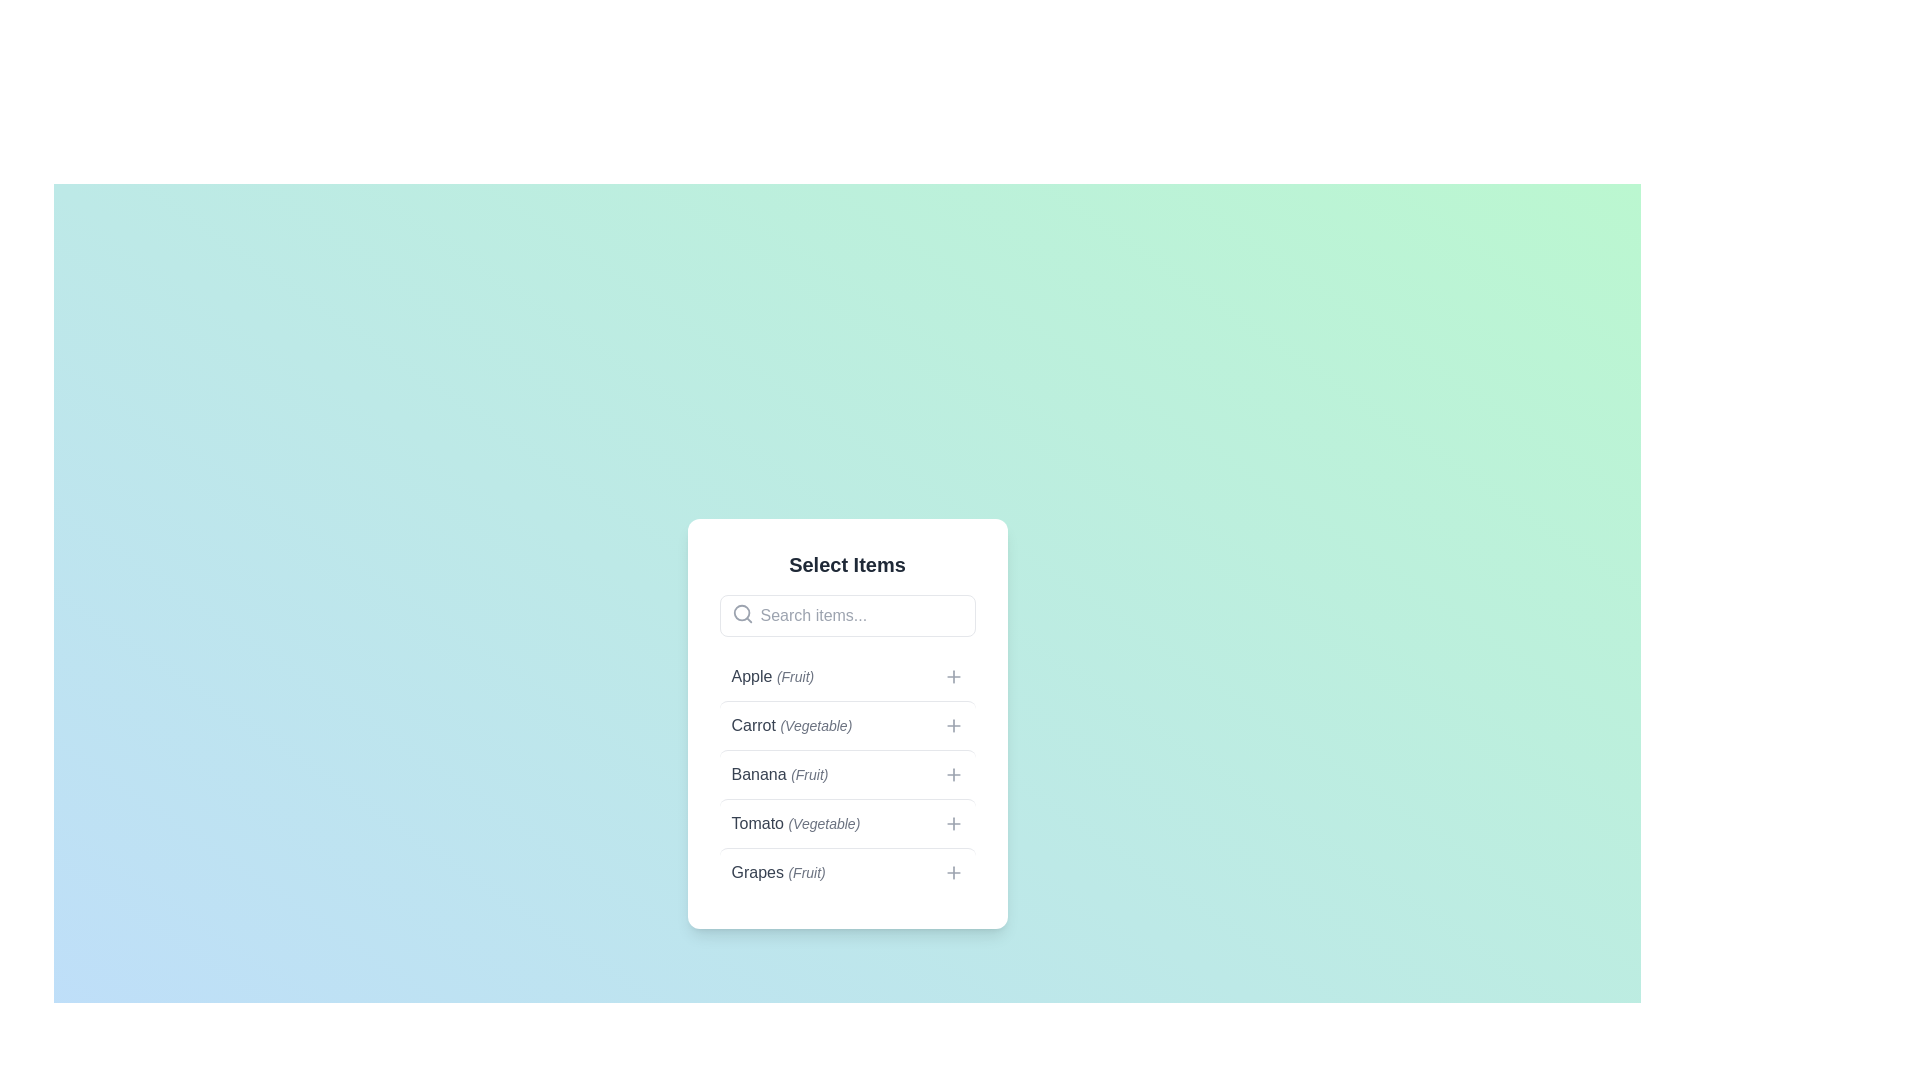 The height and width of the screenshot is (1080, 1920). Describe the element at coordinates (807, 871) in the screenshot. I see `the text label that categorizes 'Grapes' as a 'Fruit', positioned in the lower-right segment of the entry labeled 'Grapes' within the central card of the interface` at that location.